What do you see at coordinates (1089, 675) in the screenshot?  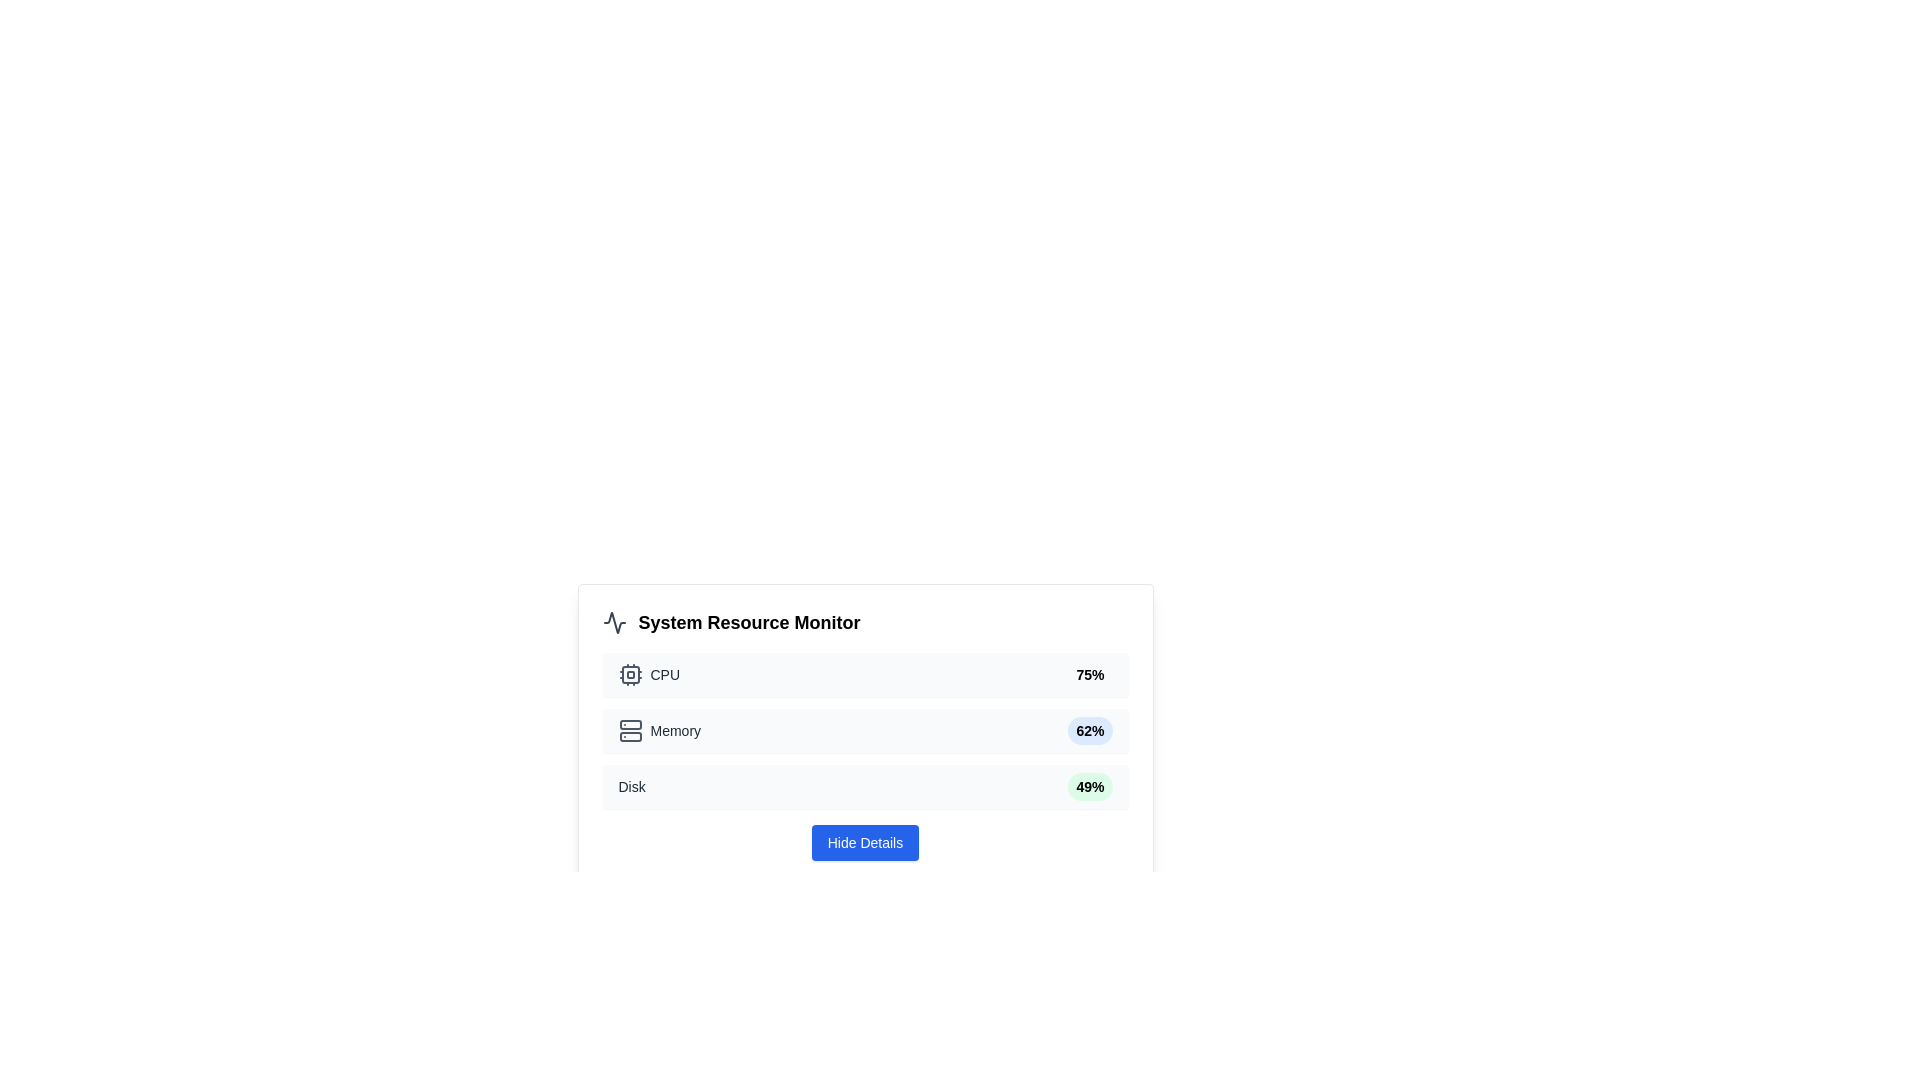 I see `the text label displaying '75%' which is styled with a bold font, red color scheme, and positioned to the right of the 'CPU' label` at bounding box center [1089, 675].